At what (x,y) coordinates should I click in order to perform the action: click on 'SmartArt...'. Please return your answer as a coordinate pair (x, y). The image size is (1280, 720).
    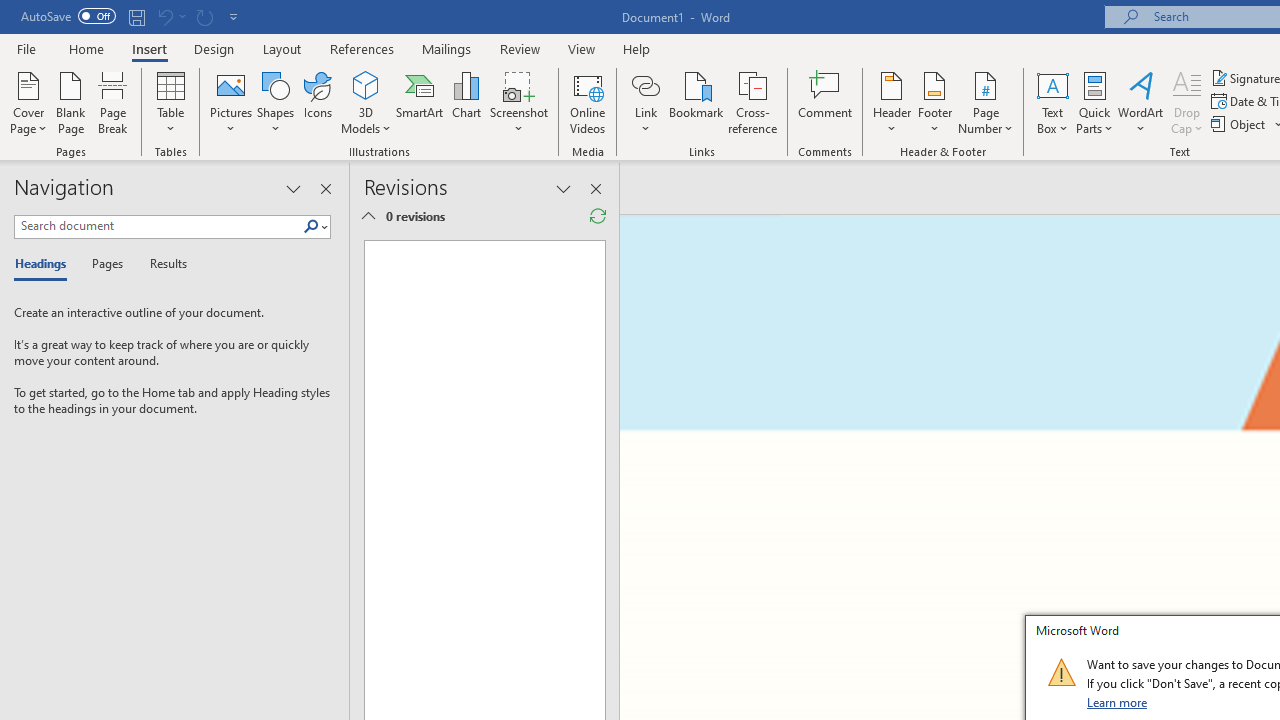
    Looking at the image, I should click on (418, 103).